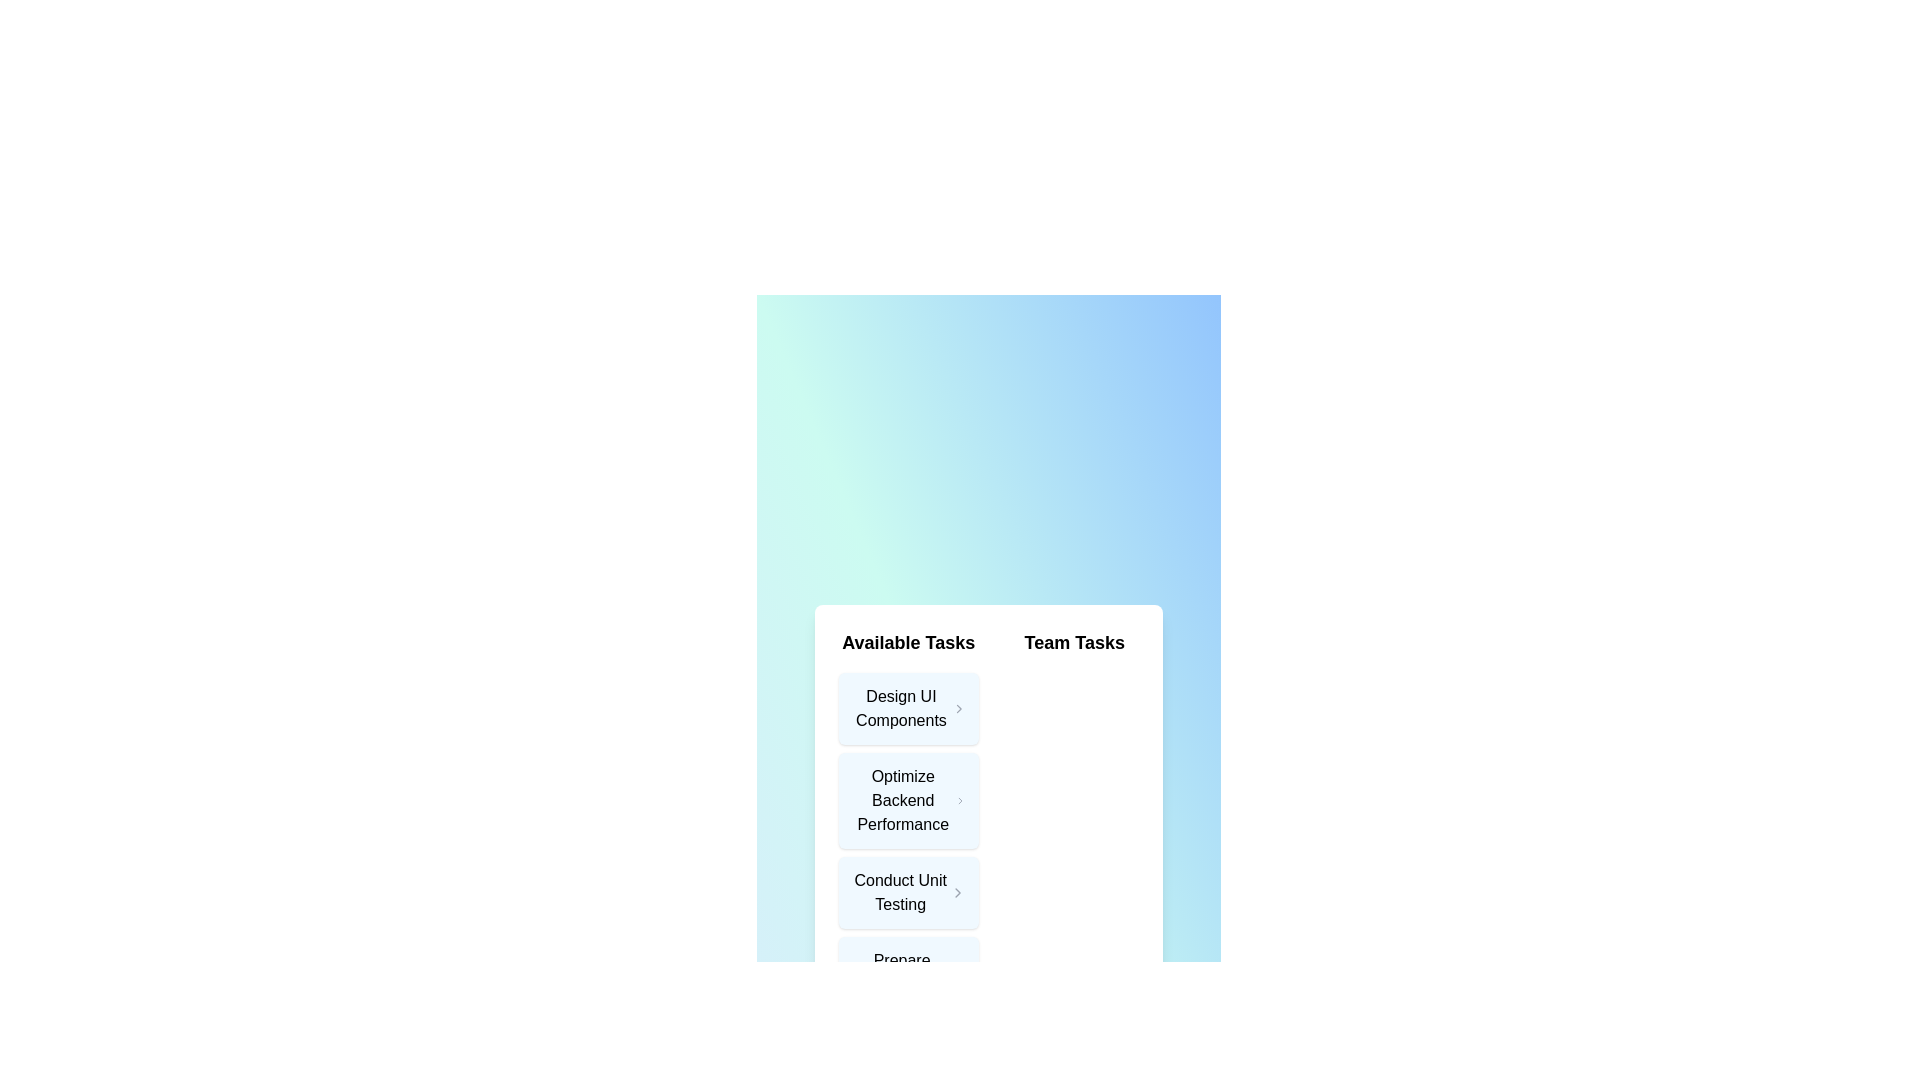 This screenshot has height=1080, width=1920. I want to click on chevron icon next to the task 'Design UI Components' to move it from 'Team Tasks' to 'Available Tasks', so click(958, 708).